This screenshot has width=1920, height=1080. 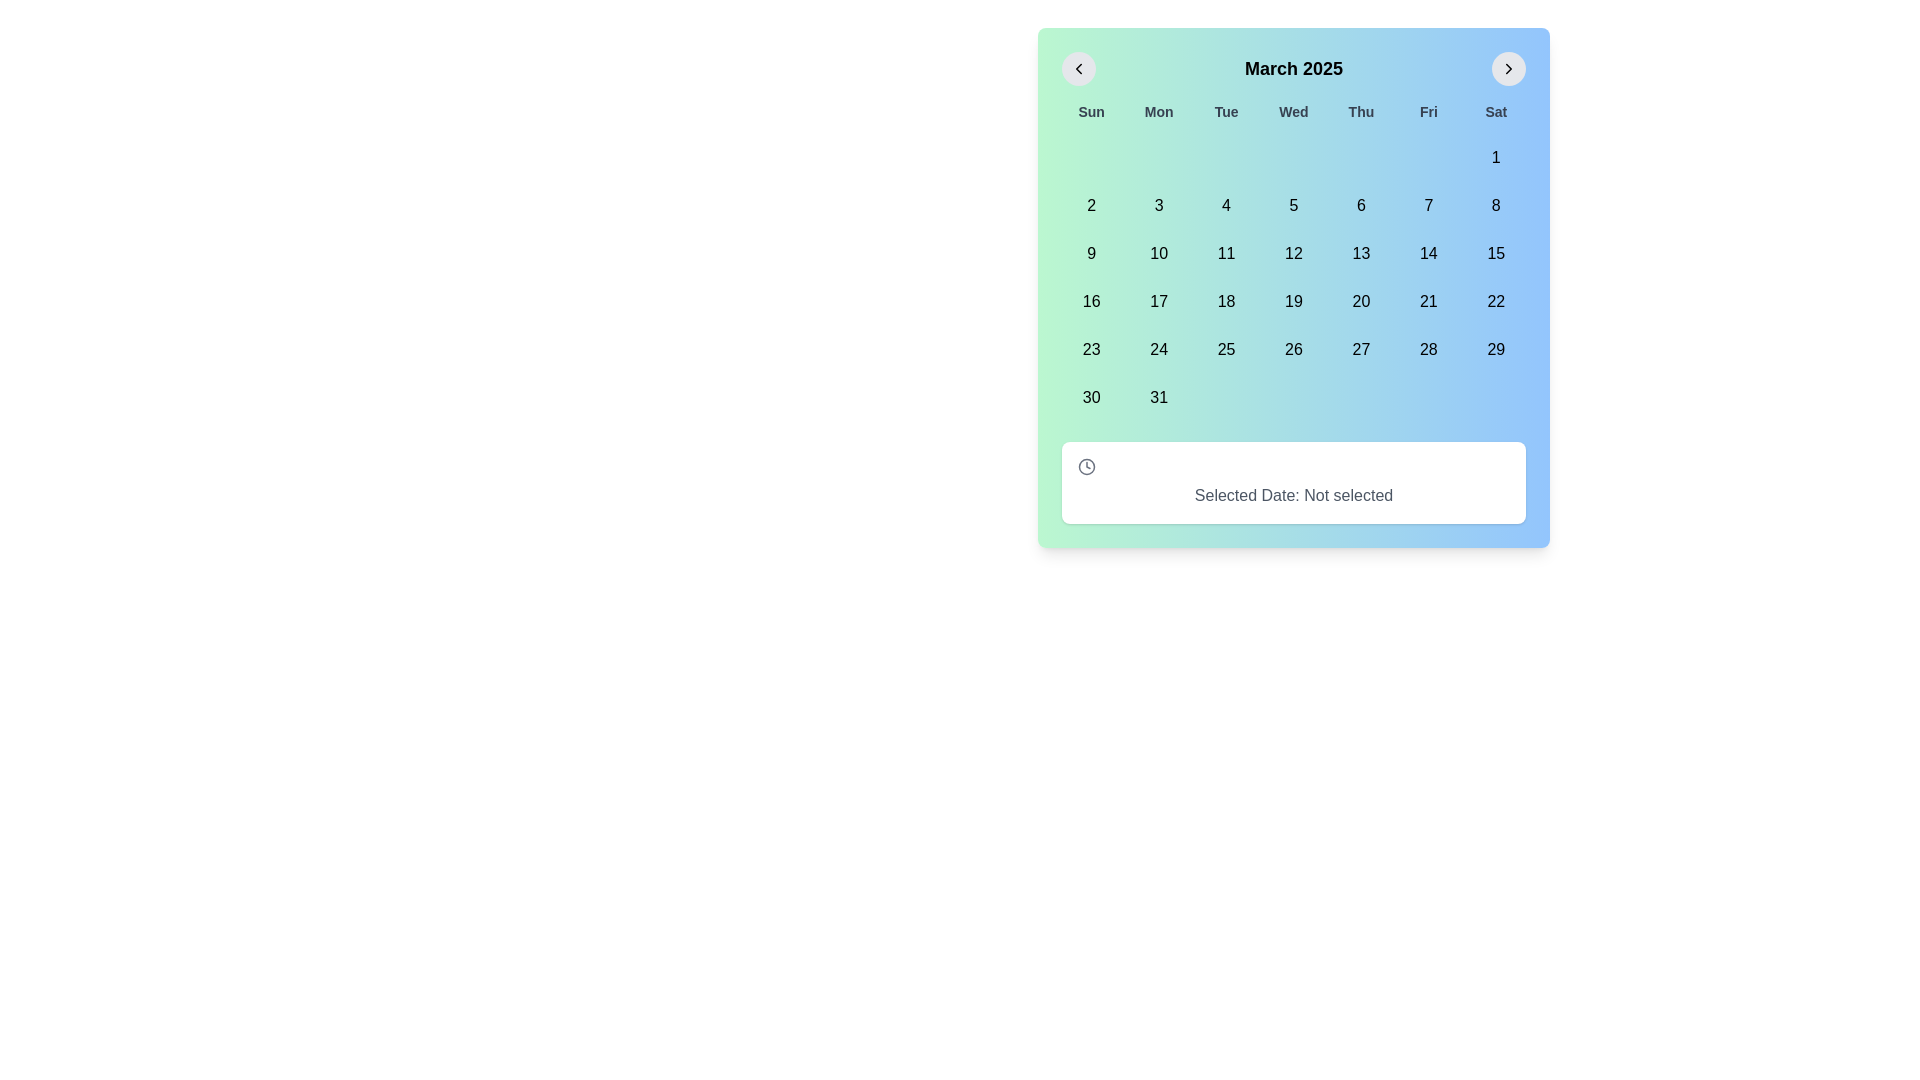 What do you see at coordinates (1225, 253) in the screenshot?
I see `the interactive button for selecting the 11th day of March 2025` at bounding box center [1225, 253].